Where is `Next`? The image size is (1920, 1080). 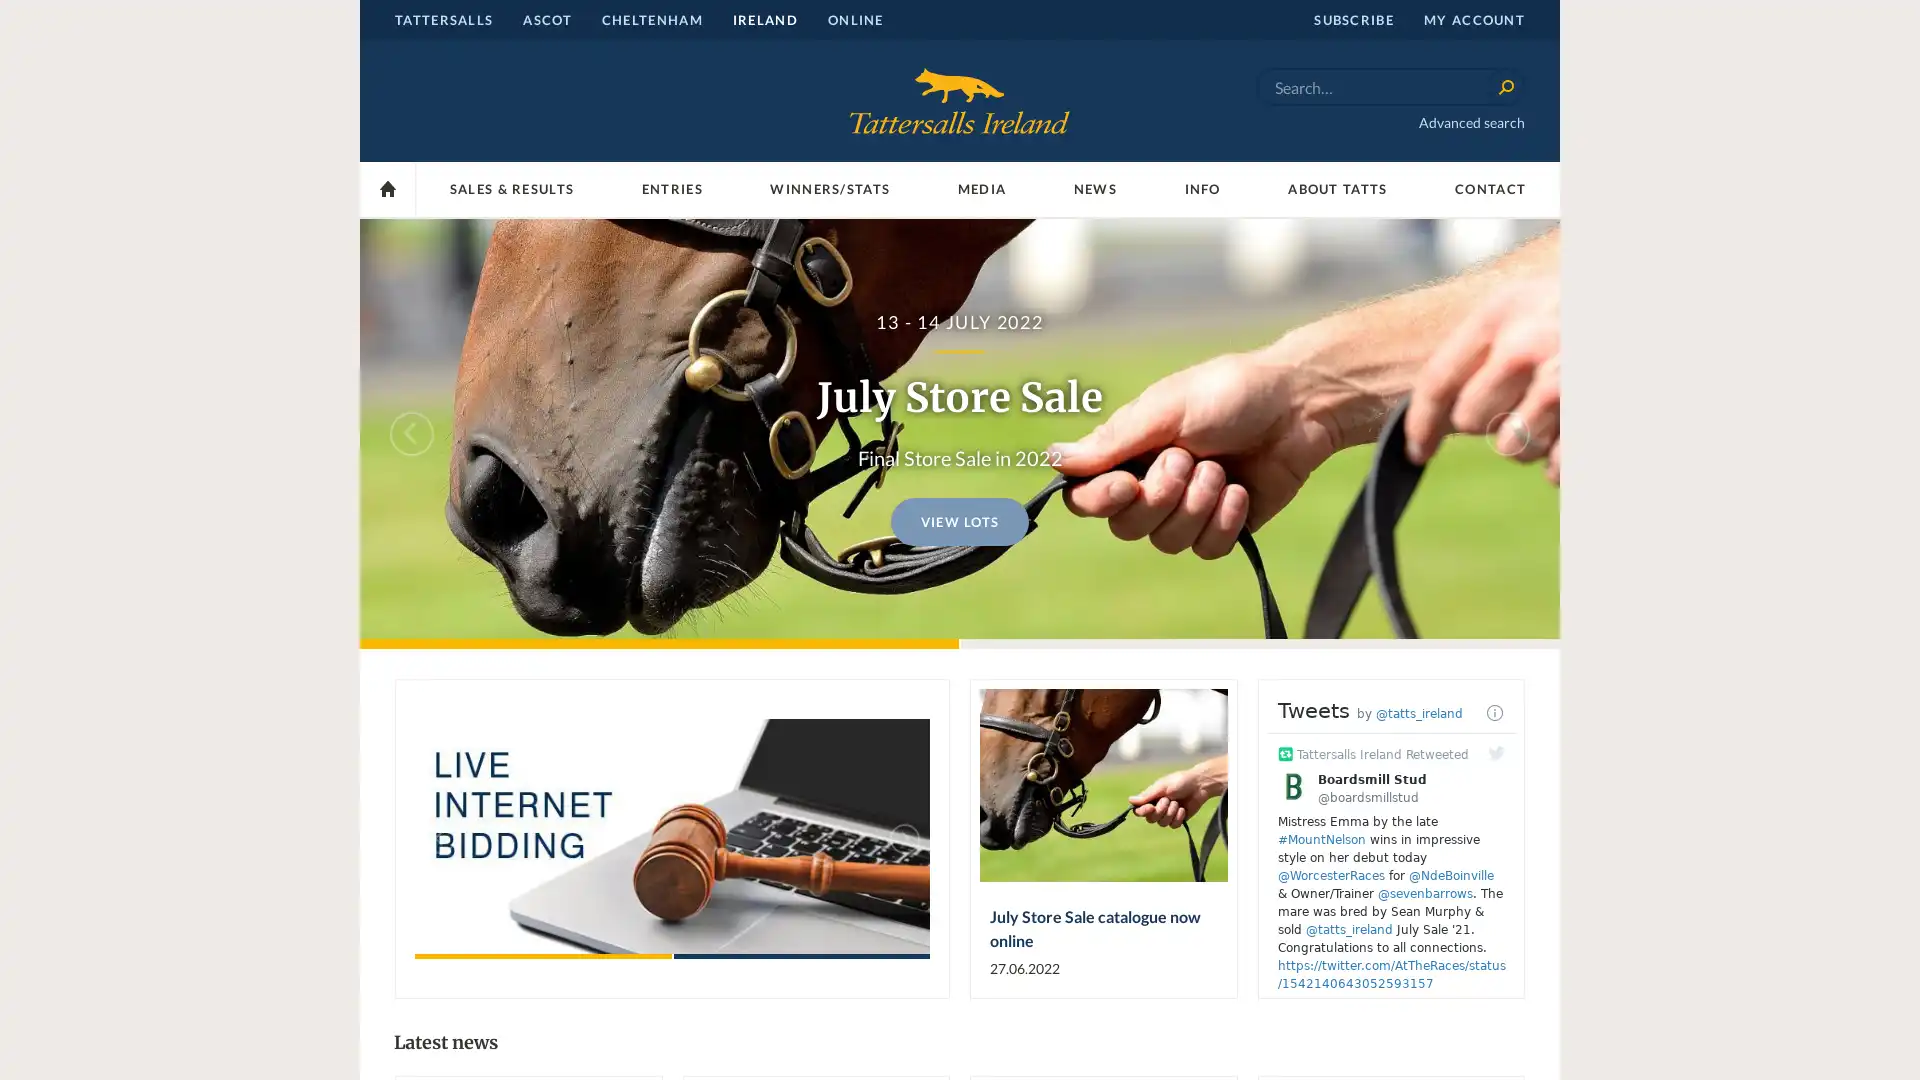
Next is located at coordinates (904, 837).